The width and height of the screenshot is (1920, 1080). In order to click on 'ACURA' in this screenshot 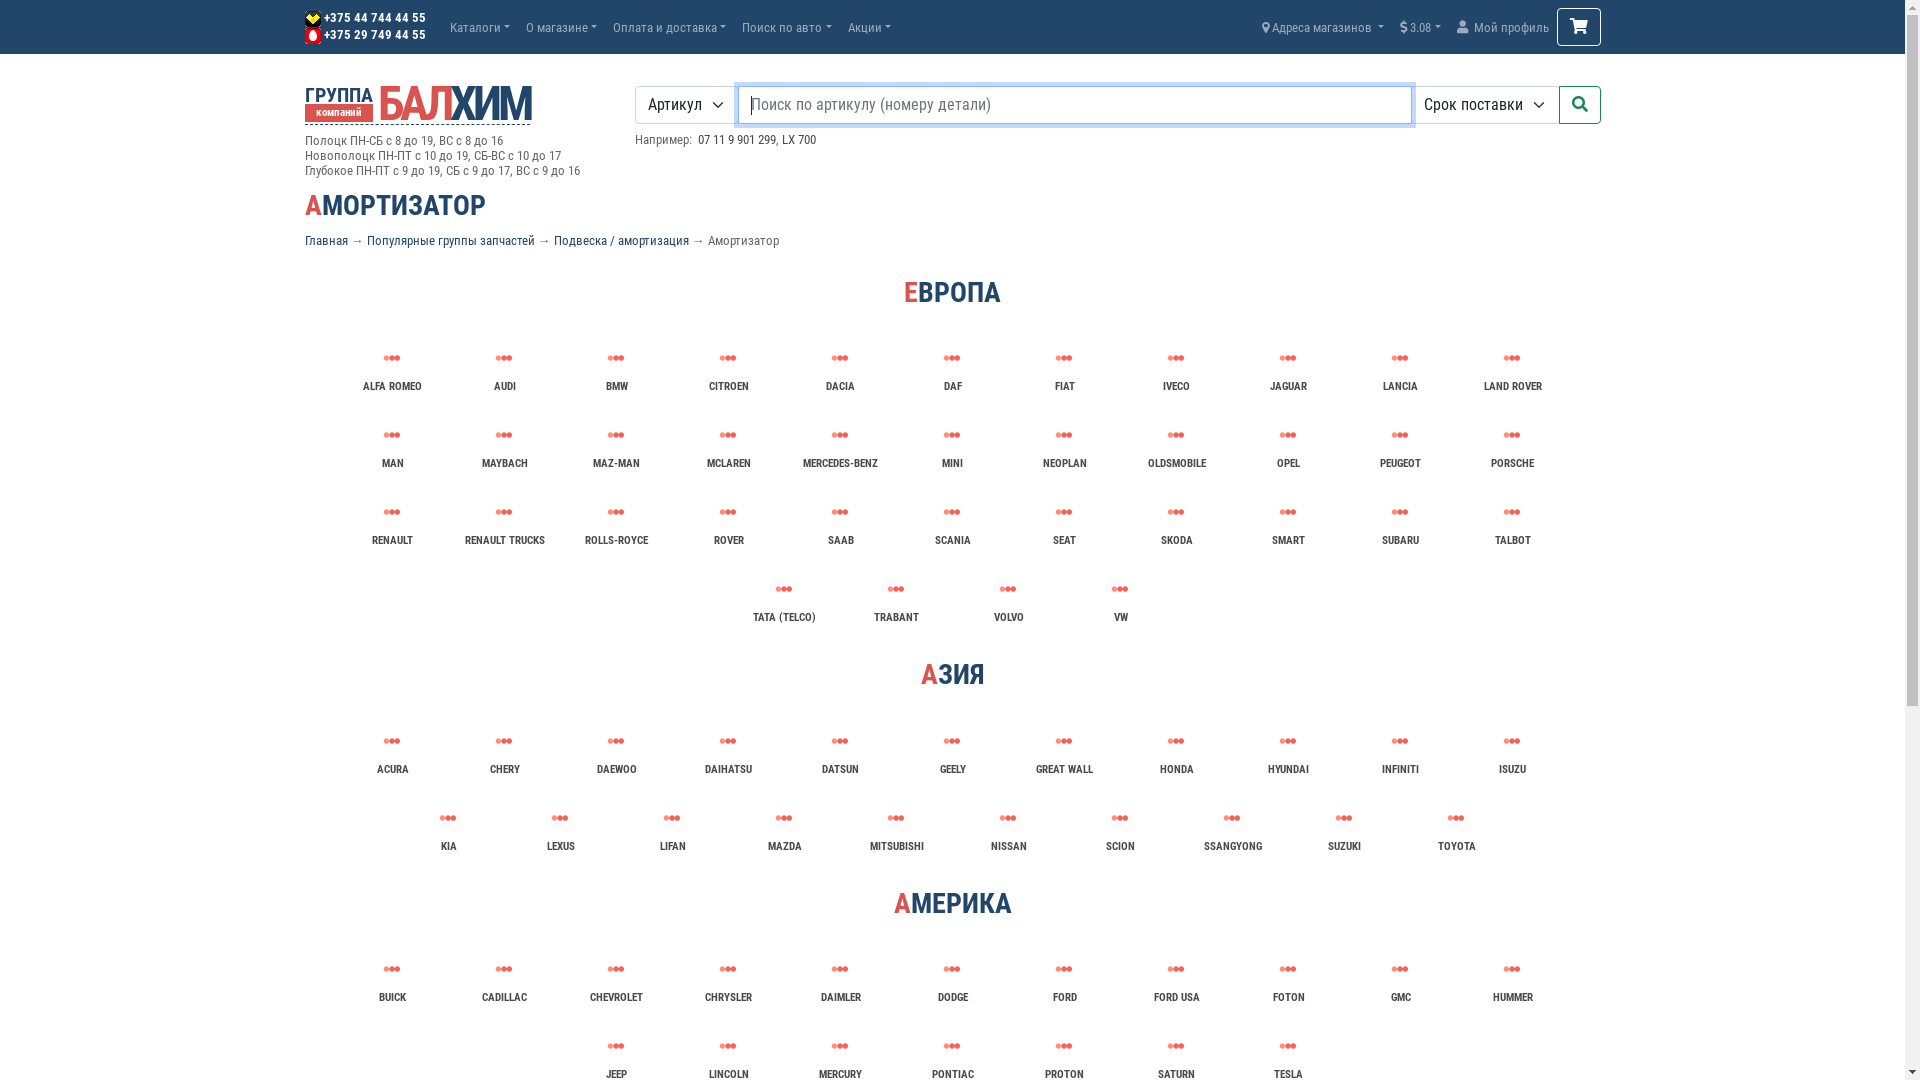, I will do `click(392, 740)`.